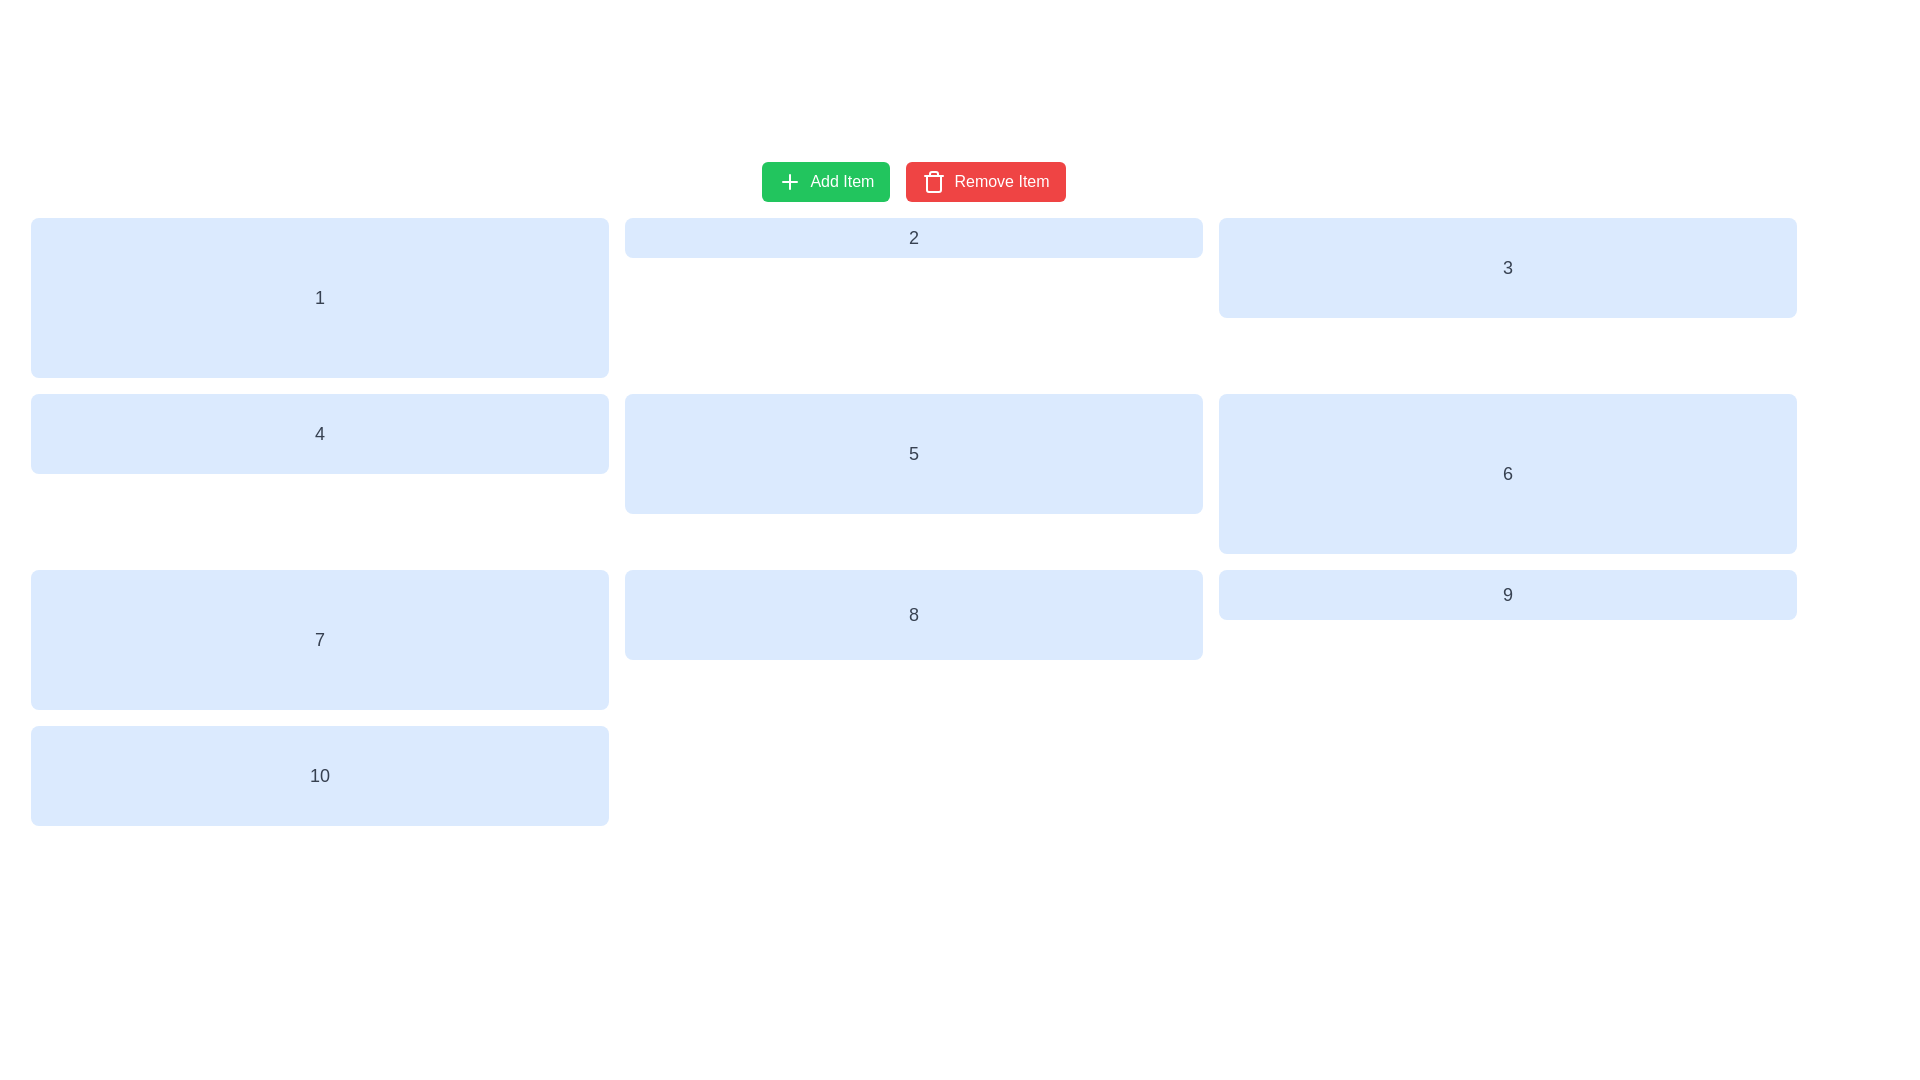 The height and width of the screenshot is (1080, 1920). I want to click on the text label displaying the number '7', which is centered within the rectangular box labeled '8' in a grid layout, so click(320, 640).